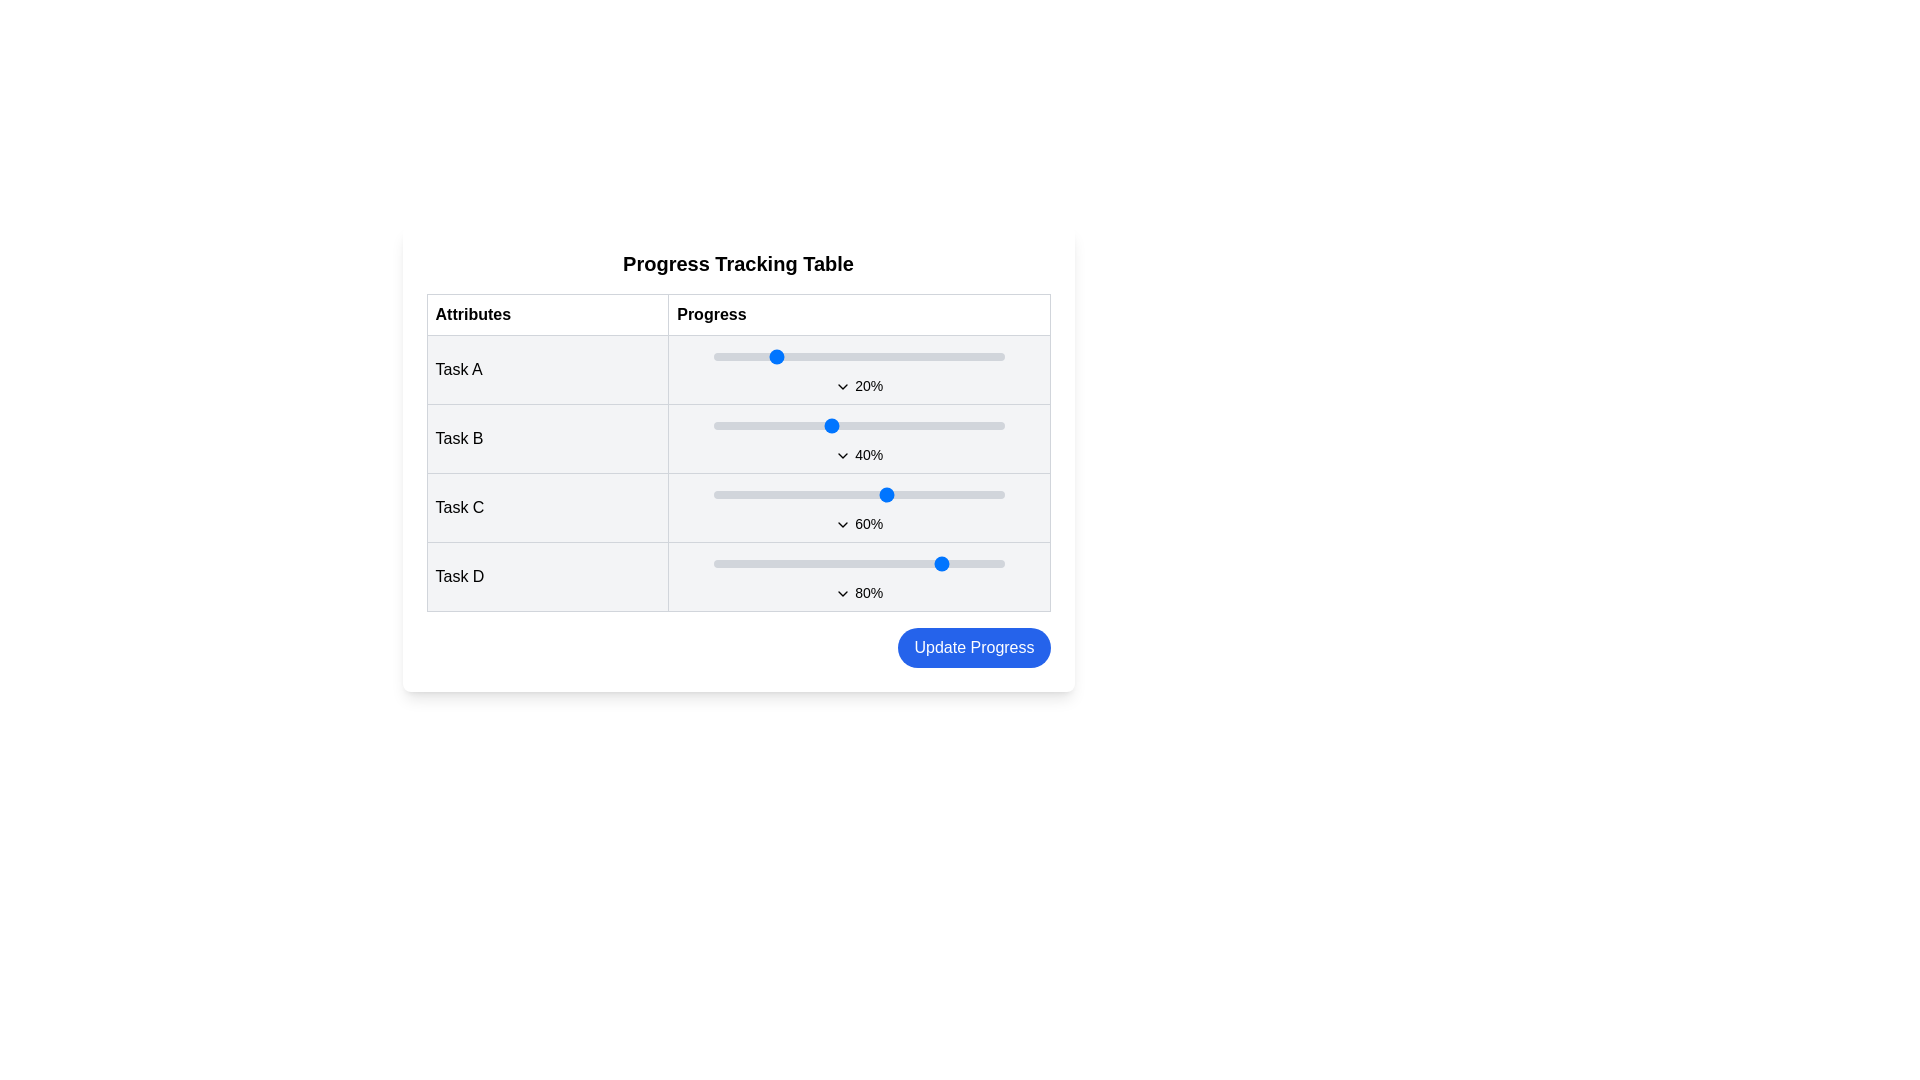  I want to click on the slider value, so click(767, 356).